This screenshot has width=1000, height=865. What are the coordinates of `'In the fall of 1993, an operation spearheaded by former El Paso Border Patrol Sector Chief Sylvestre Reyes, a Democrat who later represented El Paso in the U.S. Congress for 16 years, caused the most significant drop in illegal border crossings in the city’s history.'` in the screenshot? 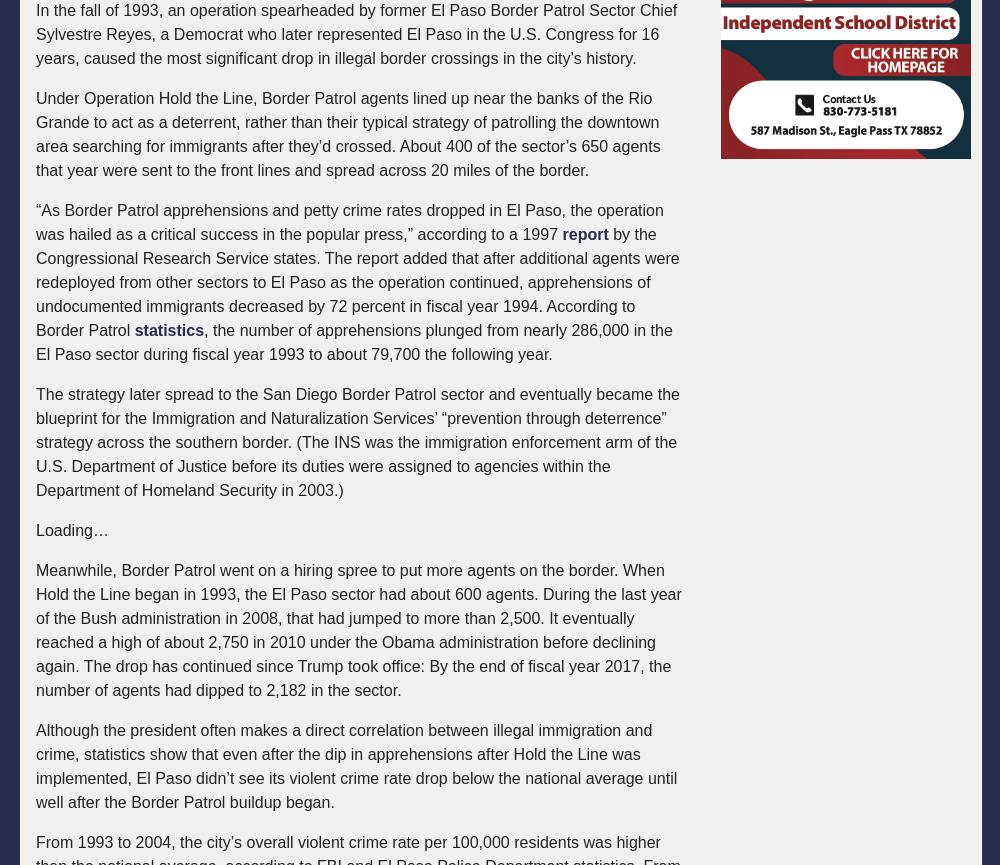 It's located at (355, 34).